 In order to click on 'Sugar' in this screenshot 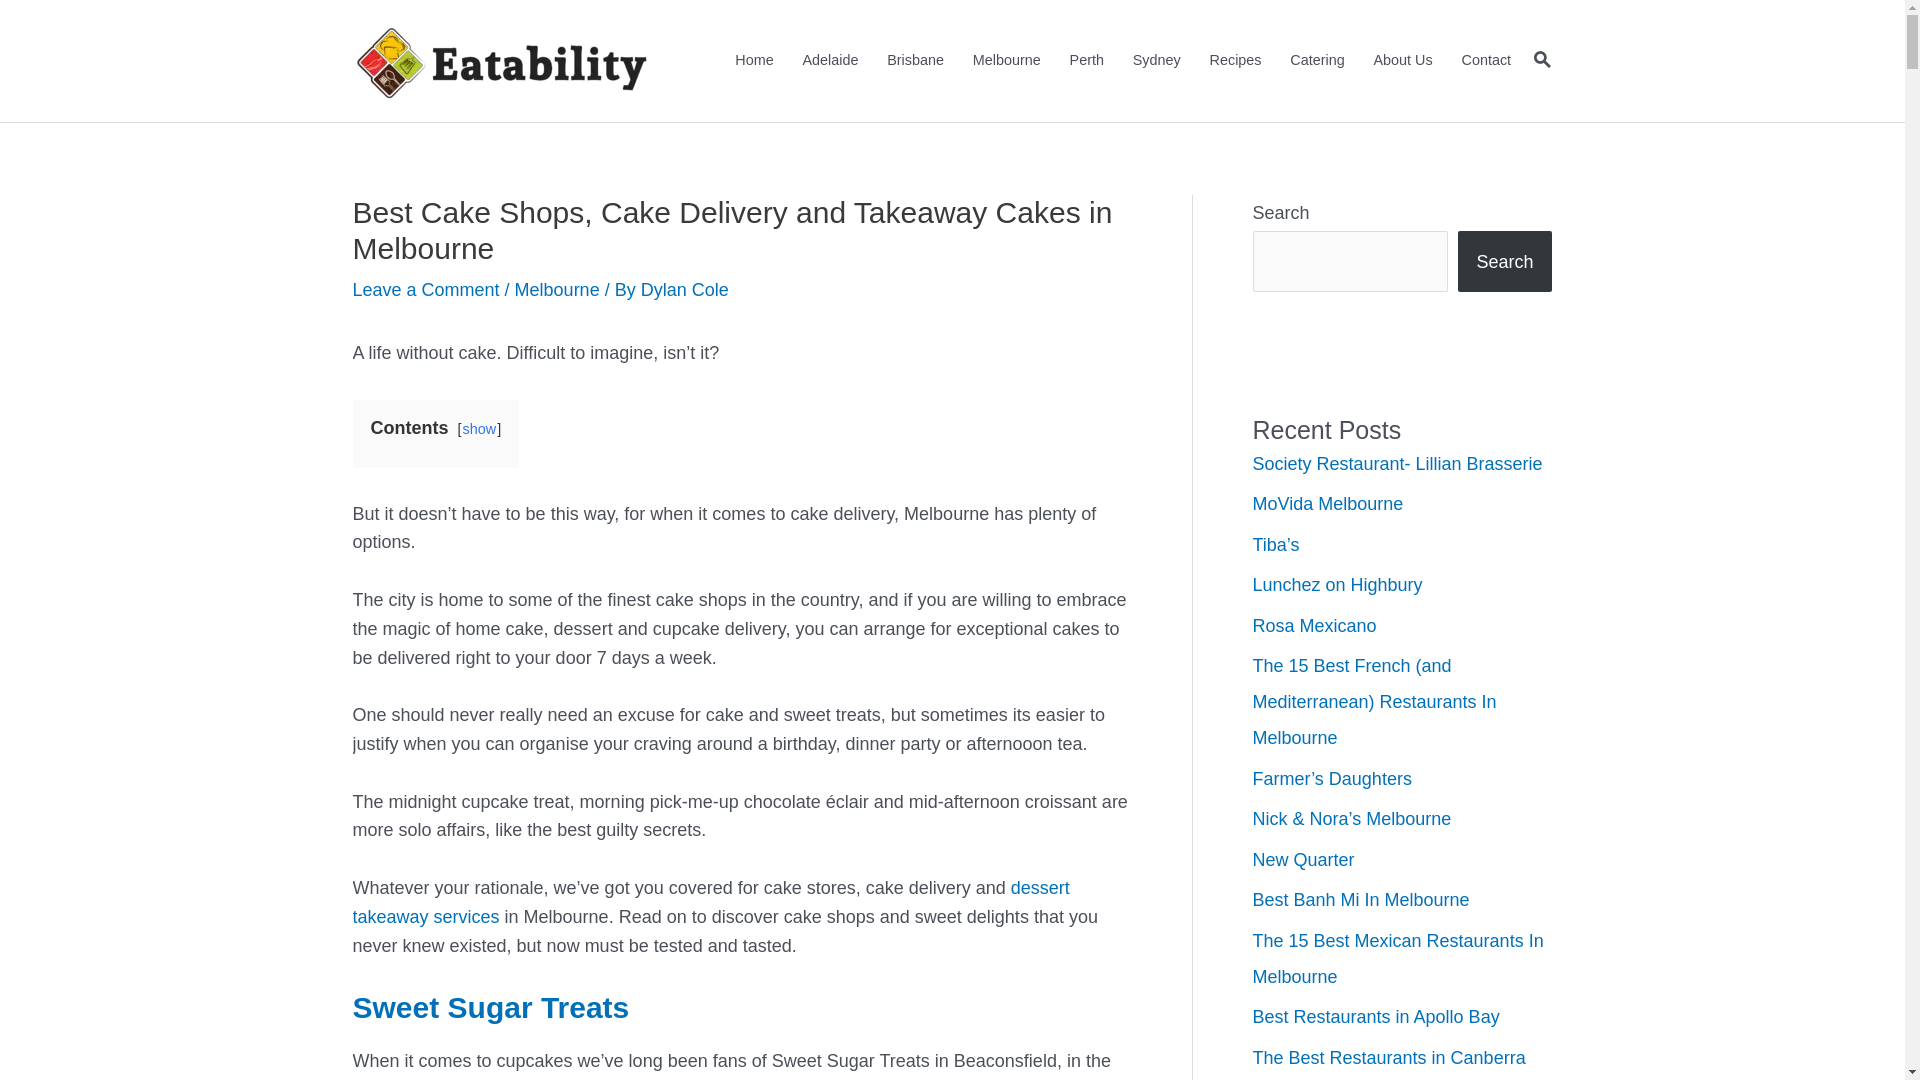, I will do `click(446, 1007)`.